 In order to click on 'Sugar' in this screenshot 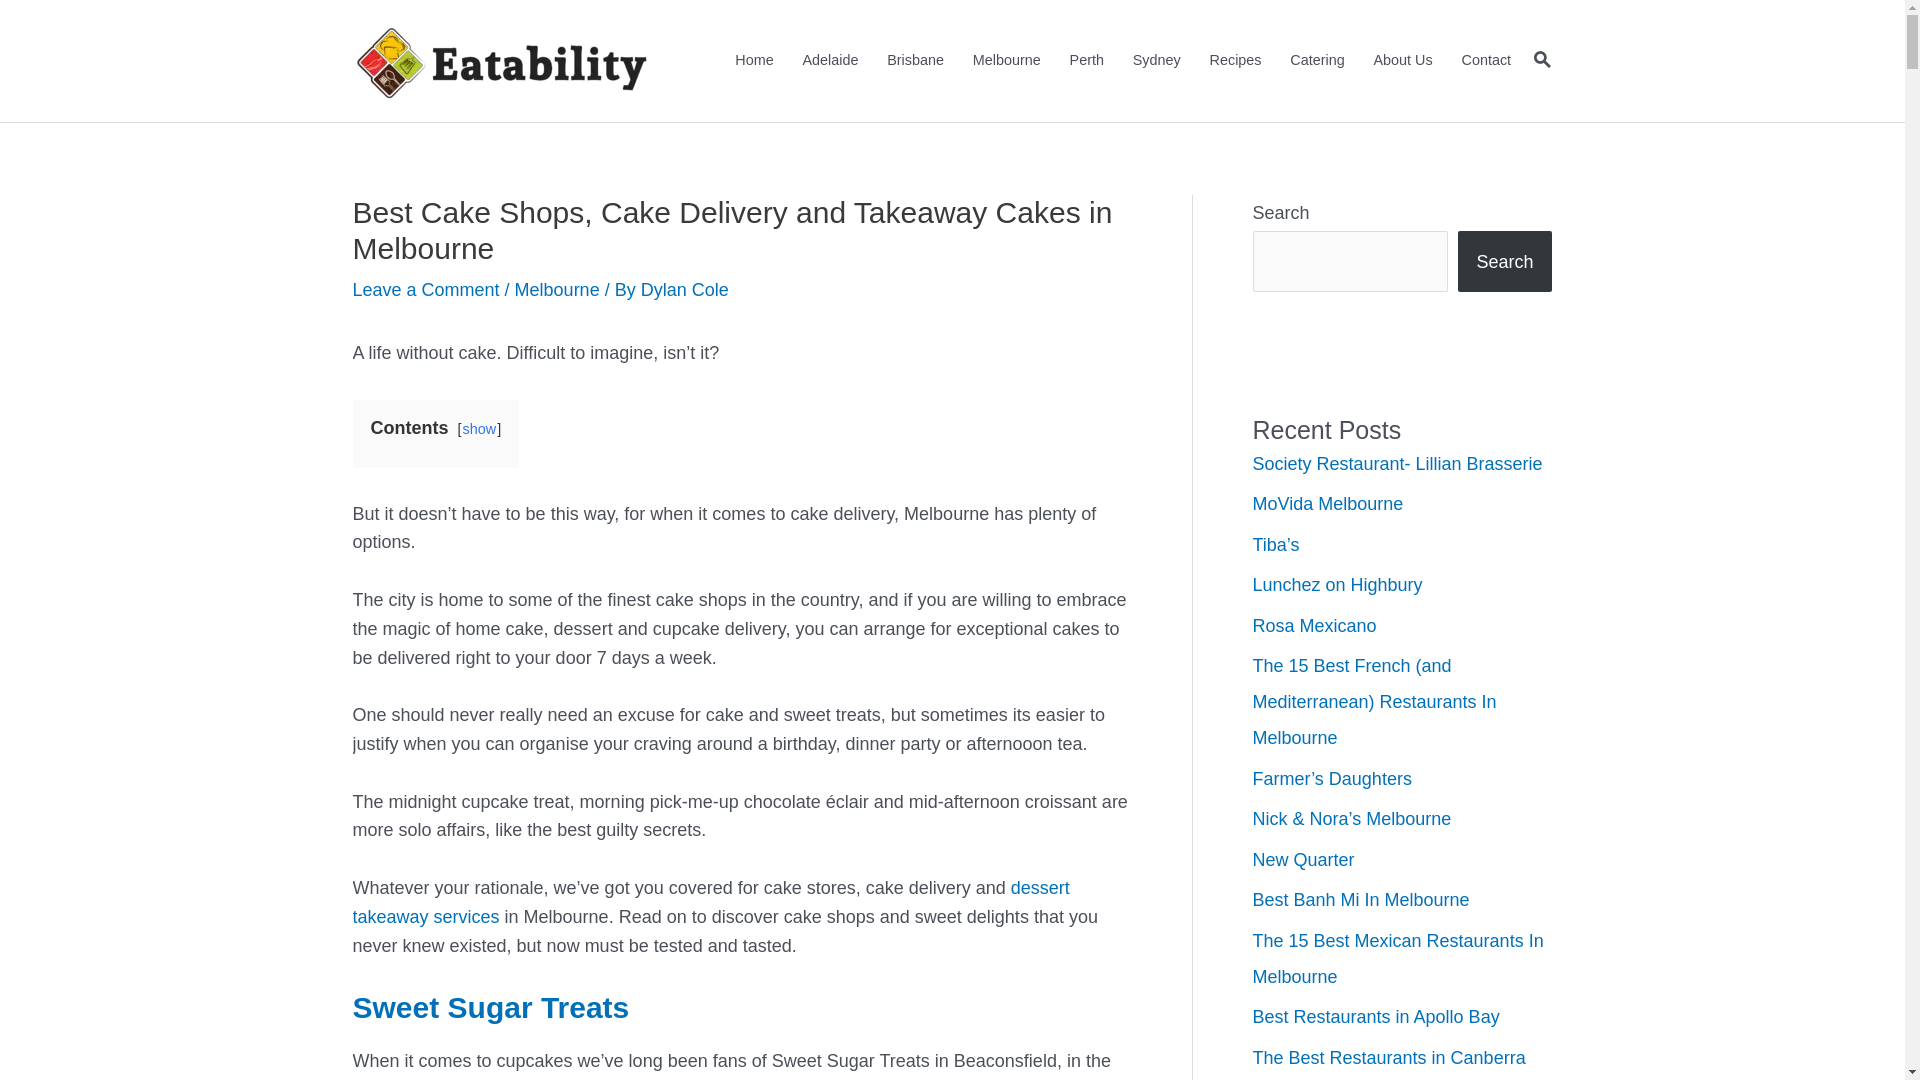, I will do `click(446, 1007)`.